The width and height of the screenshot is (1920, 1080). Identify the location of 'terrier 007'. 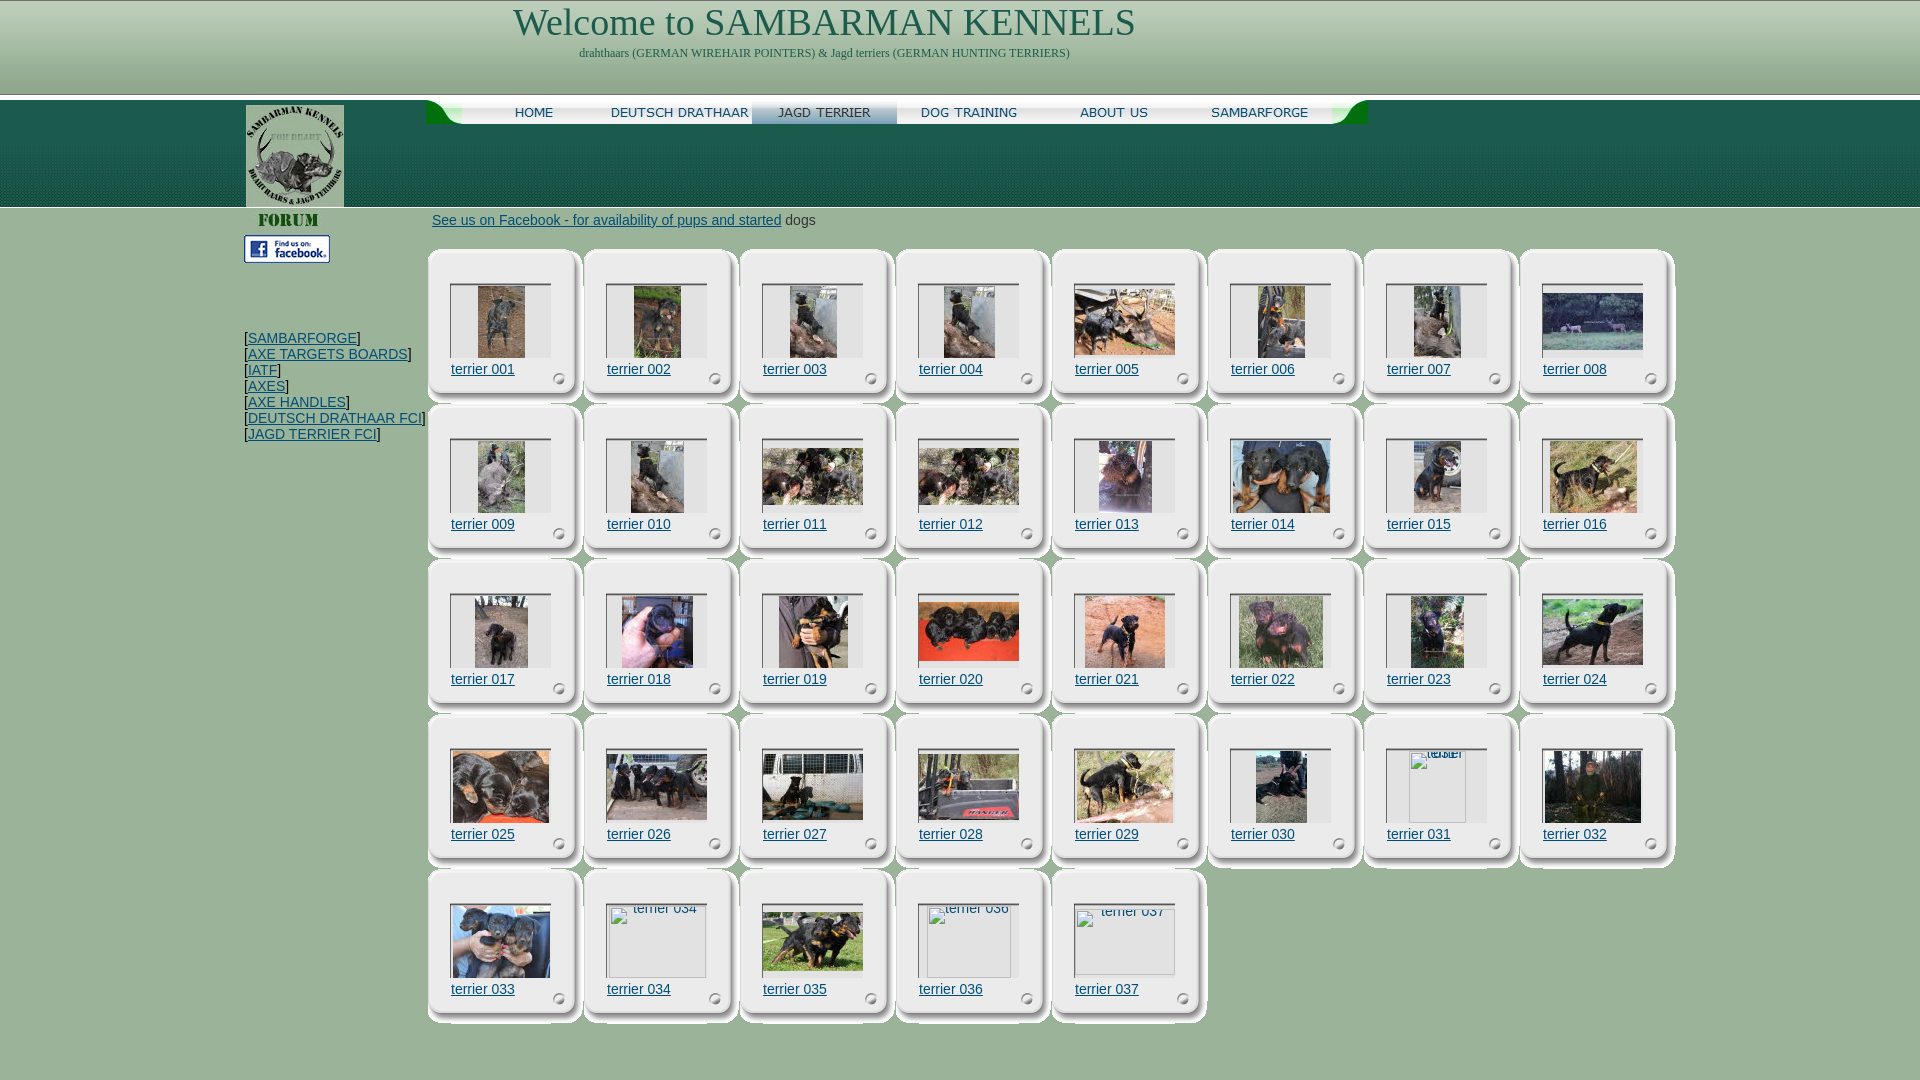
(1386, 369).